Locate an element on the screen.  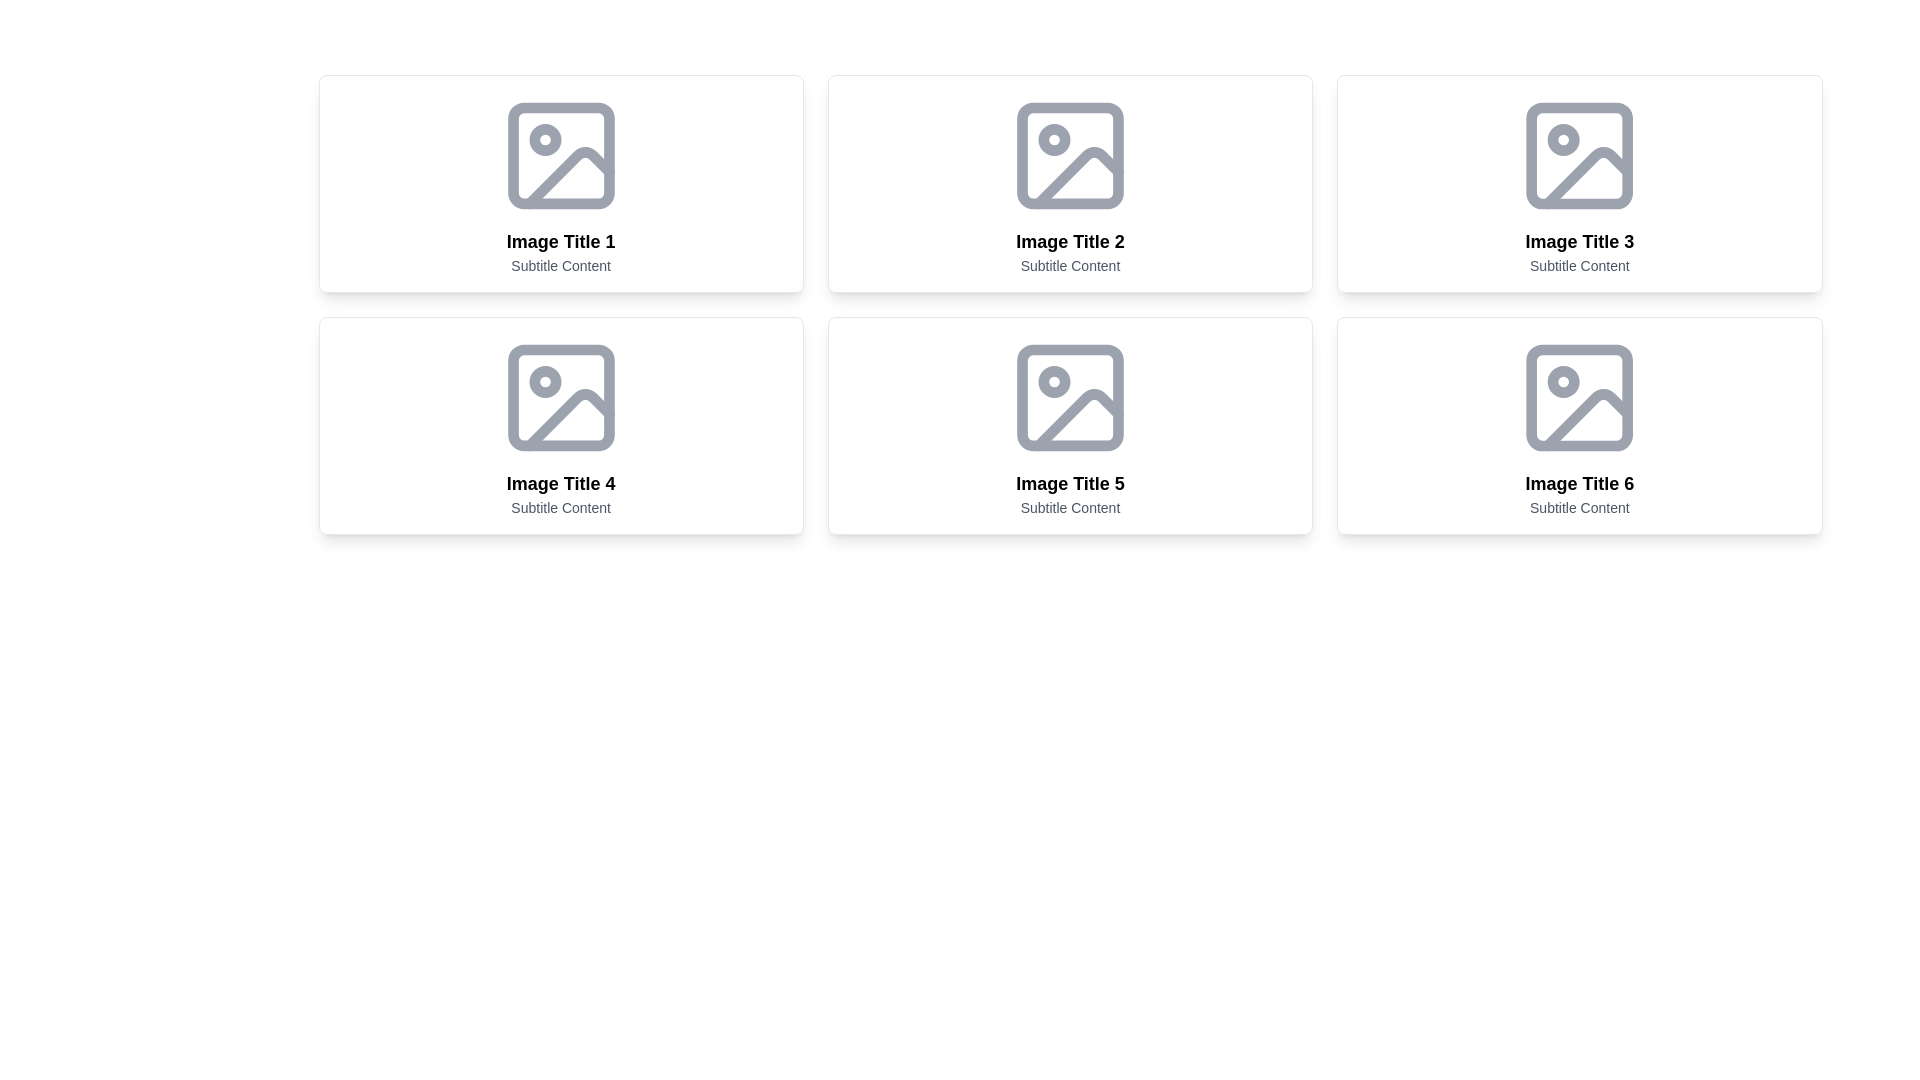
the decorative icon located at the bottom-right corner of the image placeholder titled 'Image Title 2' is located at coordinates (1077, 177).